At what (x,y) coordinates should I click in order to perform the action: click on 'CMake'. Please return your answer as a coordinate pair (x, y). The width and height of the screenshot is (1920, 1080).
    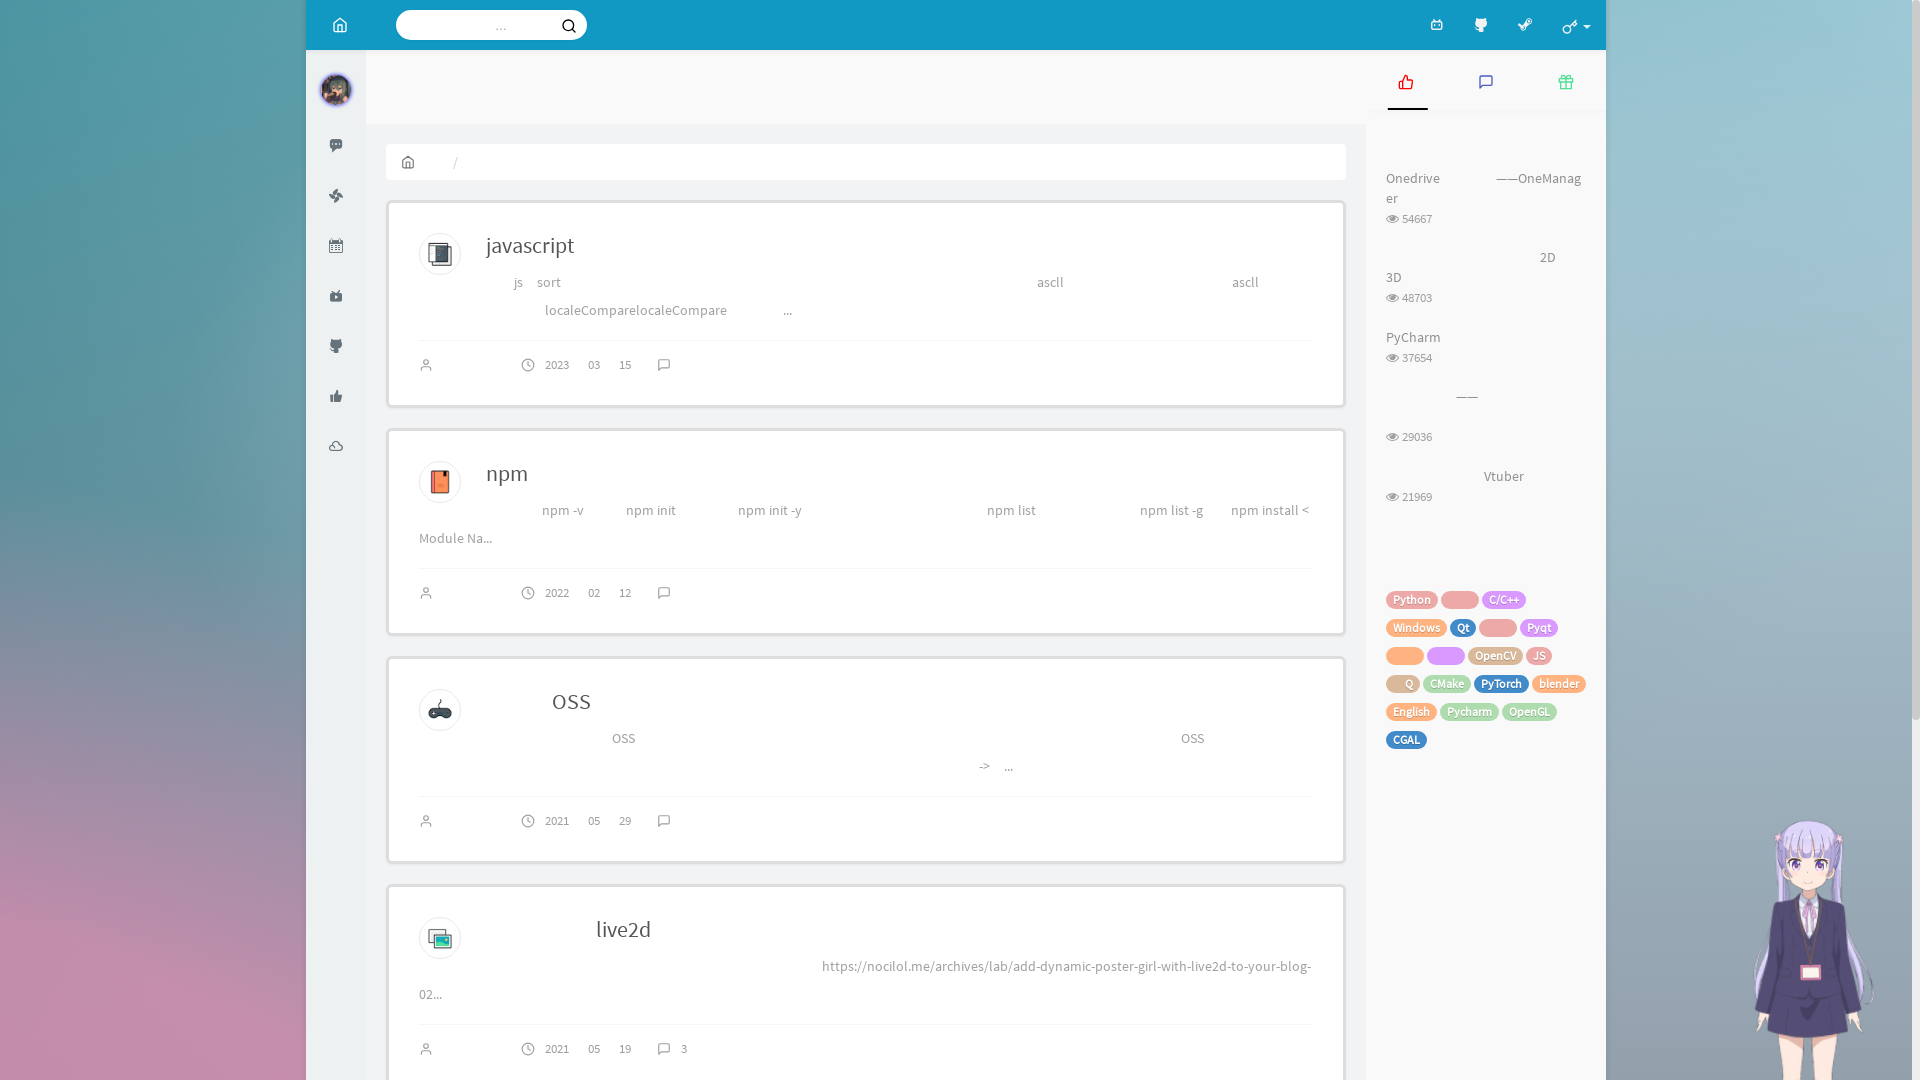
    Looking at the image, I should click on (1446, 682).